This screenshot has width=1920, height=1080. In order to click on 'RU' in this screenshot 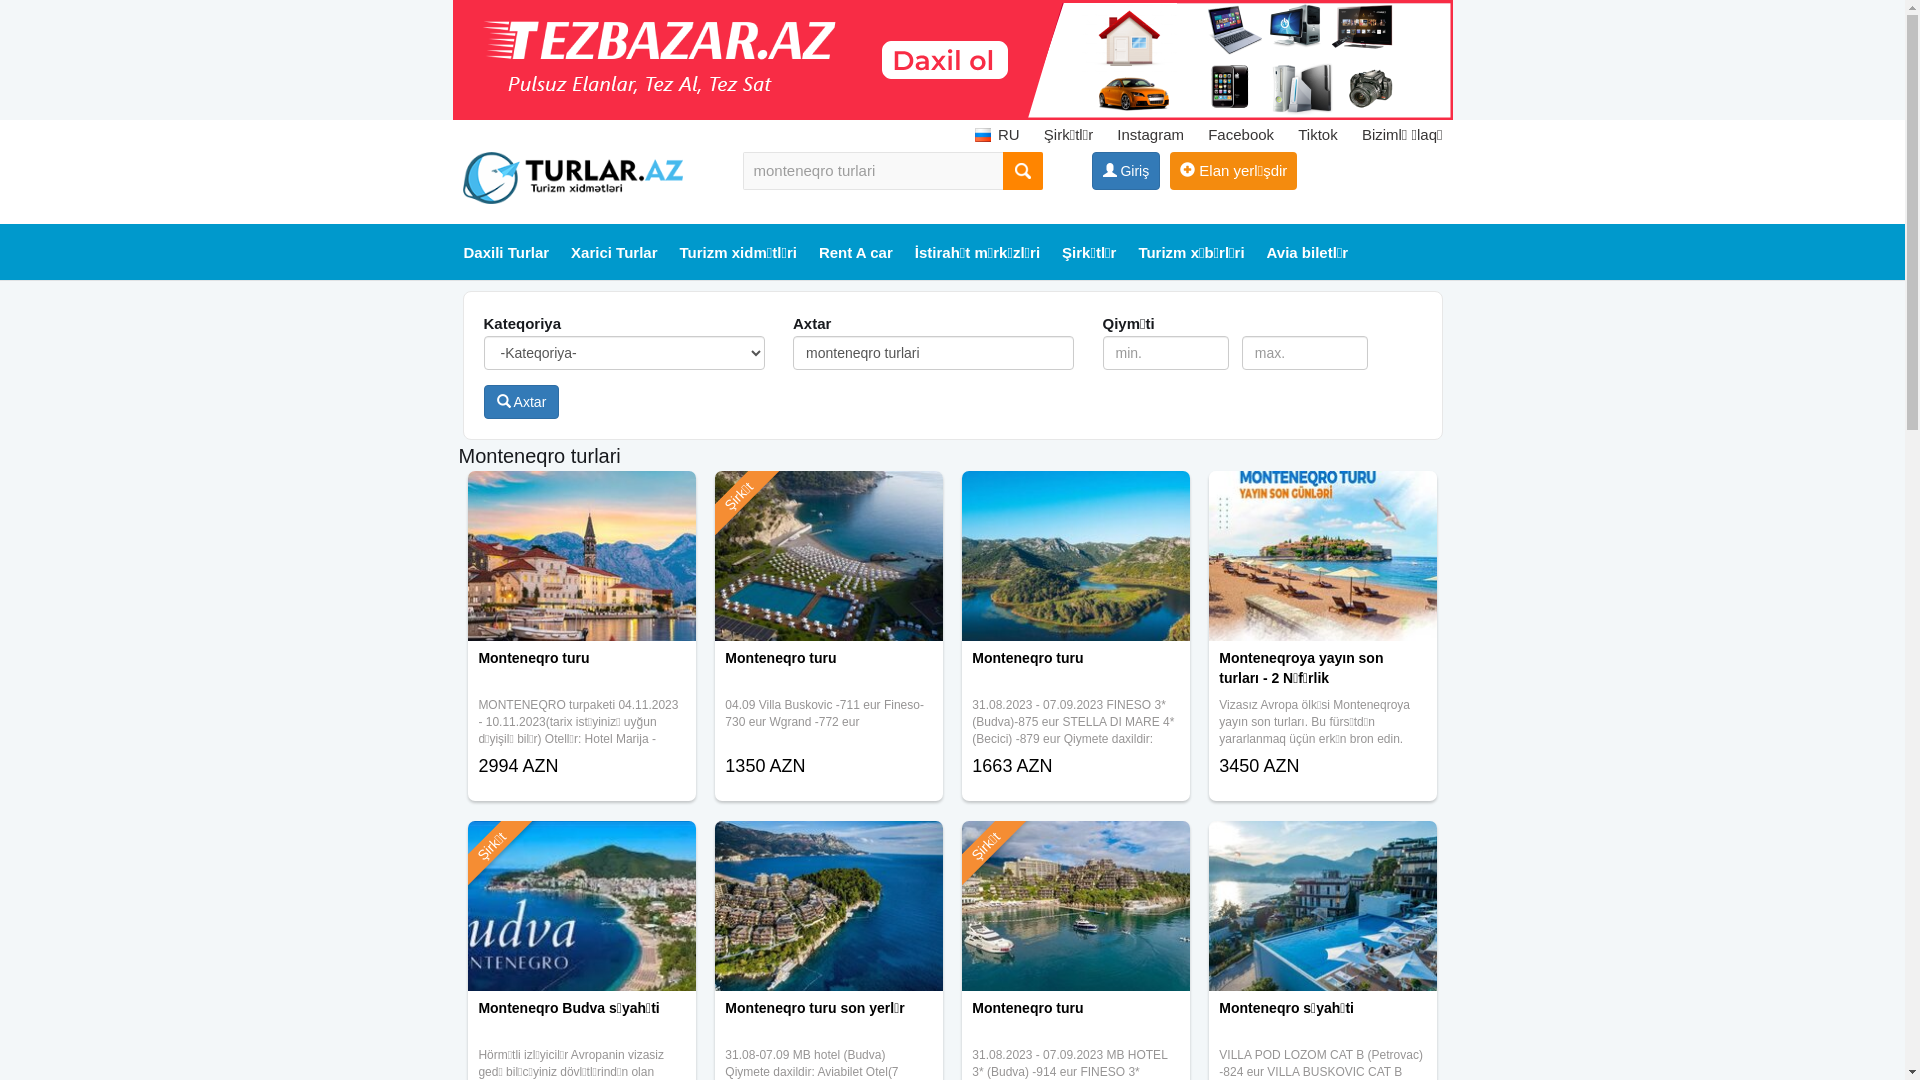, I will do `click(997, 134)`.